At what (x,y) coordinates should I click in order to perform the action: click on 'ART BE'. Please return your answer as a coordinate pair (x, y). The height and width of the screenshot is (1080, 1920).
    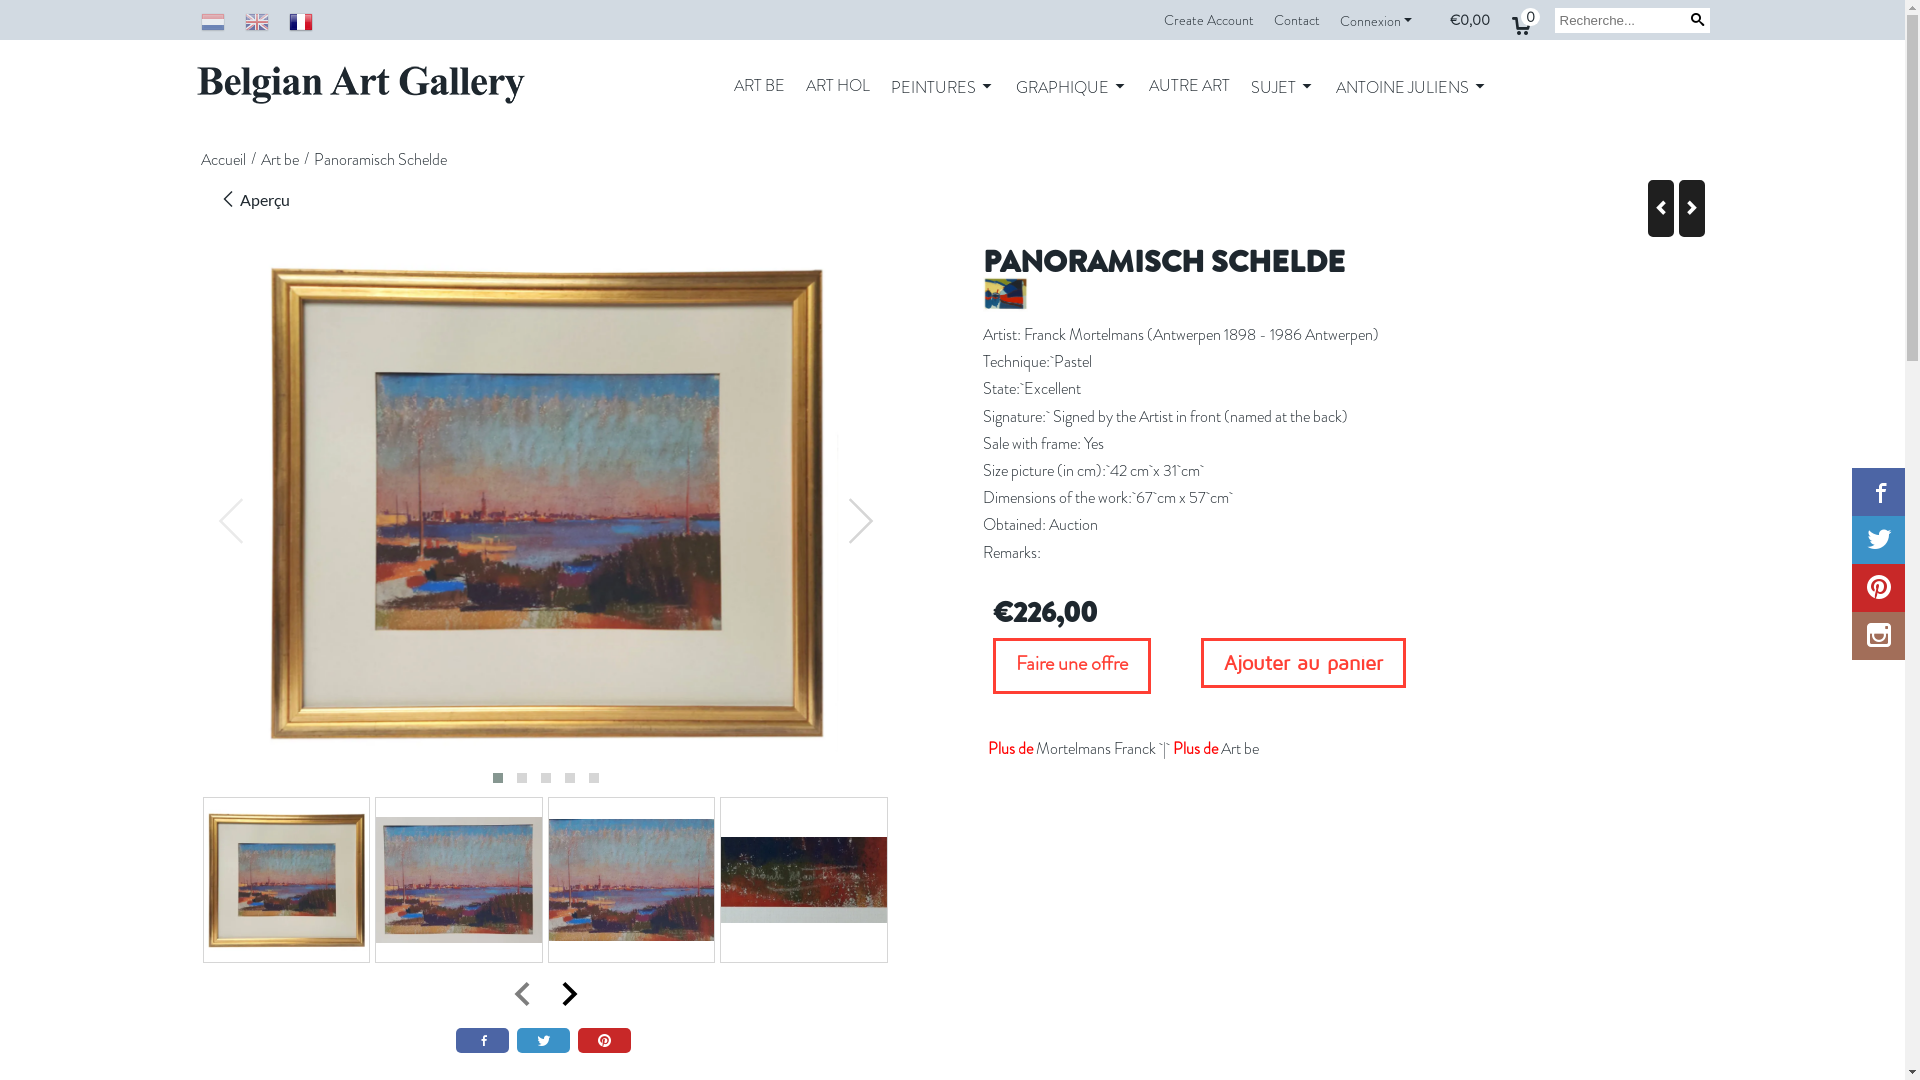
    Looking at the image, I should click on (758, 84).